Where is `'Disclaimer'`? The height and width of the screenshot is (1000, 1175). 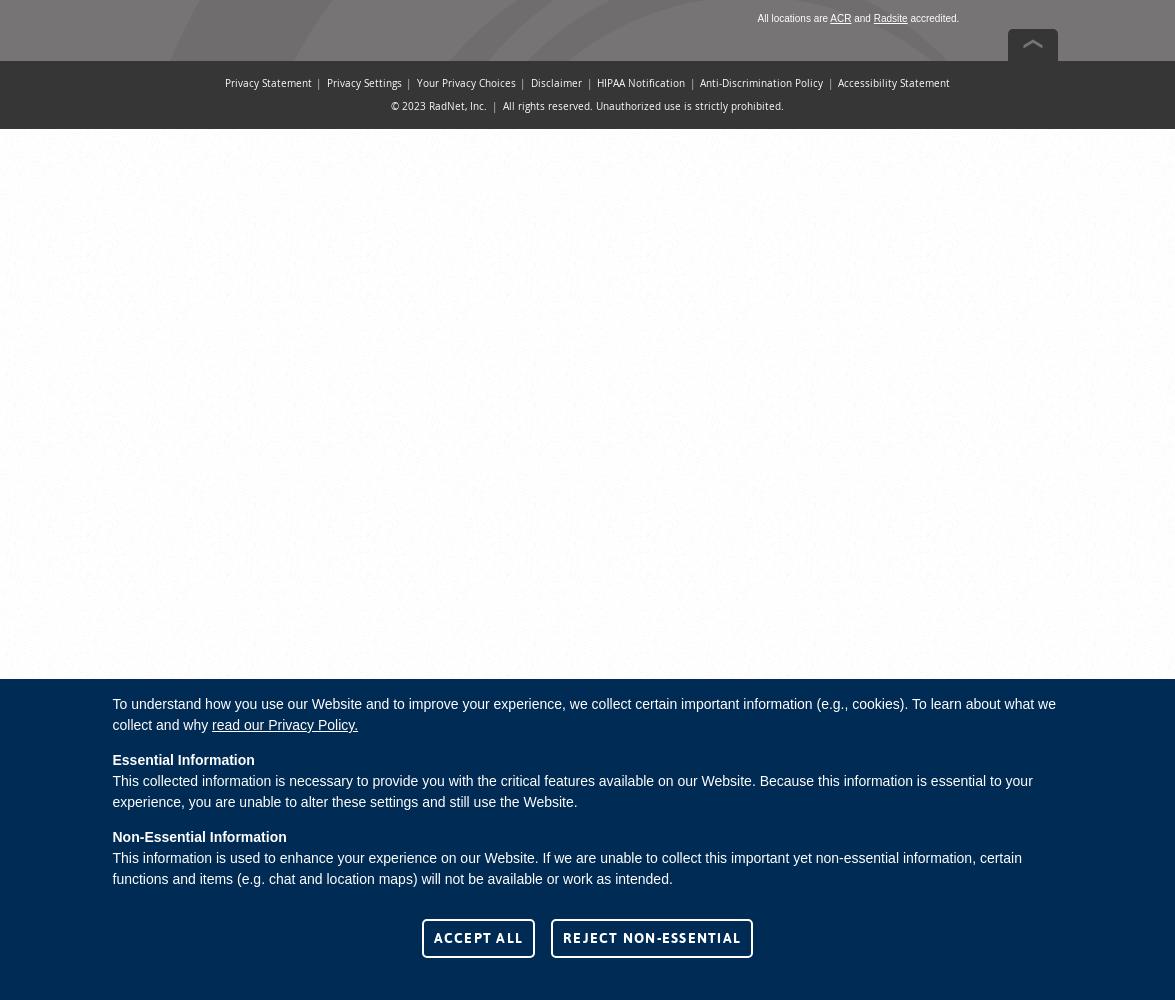 'Disclaimer' is located at coordinates (530, 82).